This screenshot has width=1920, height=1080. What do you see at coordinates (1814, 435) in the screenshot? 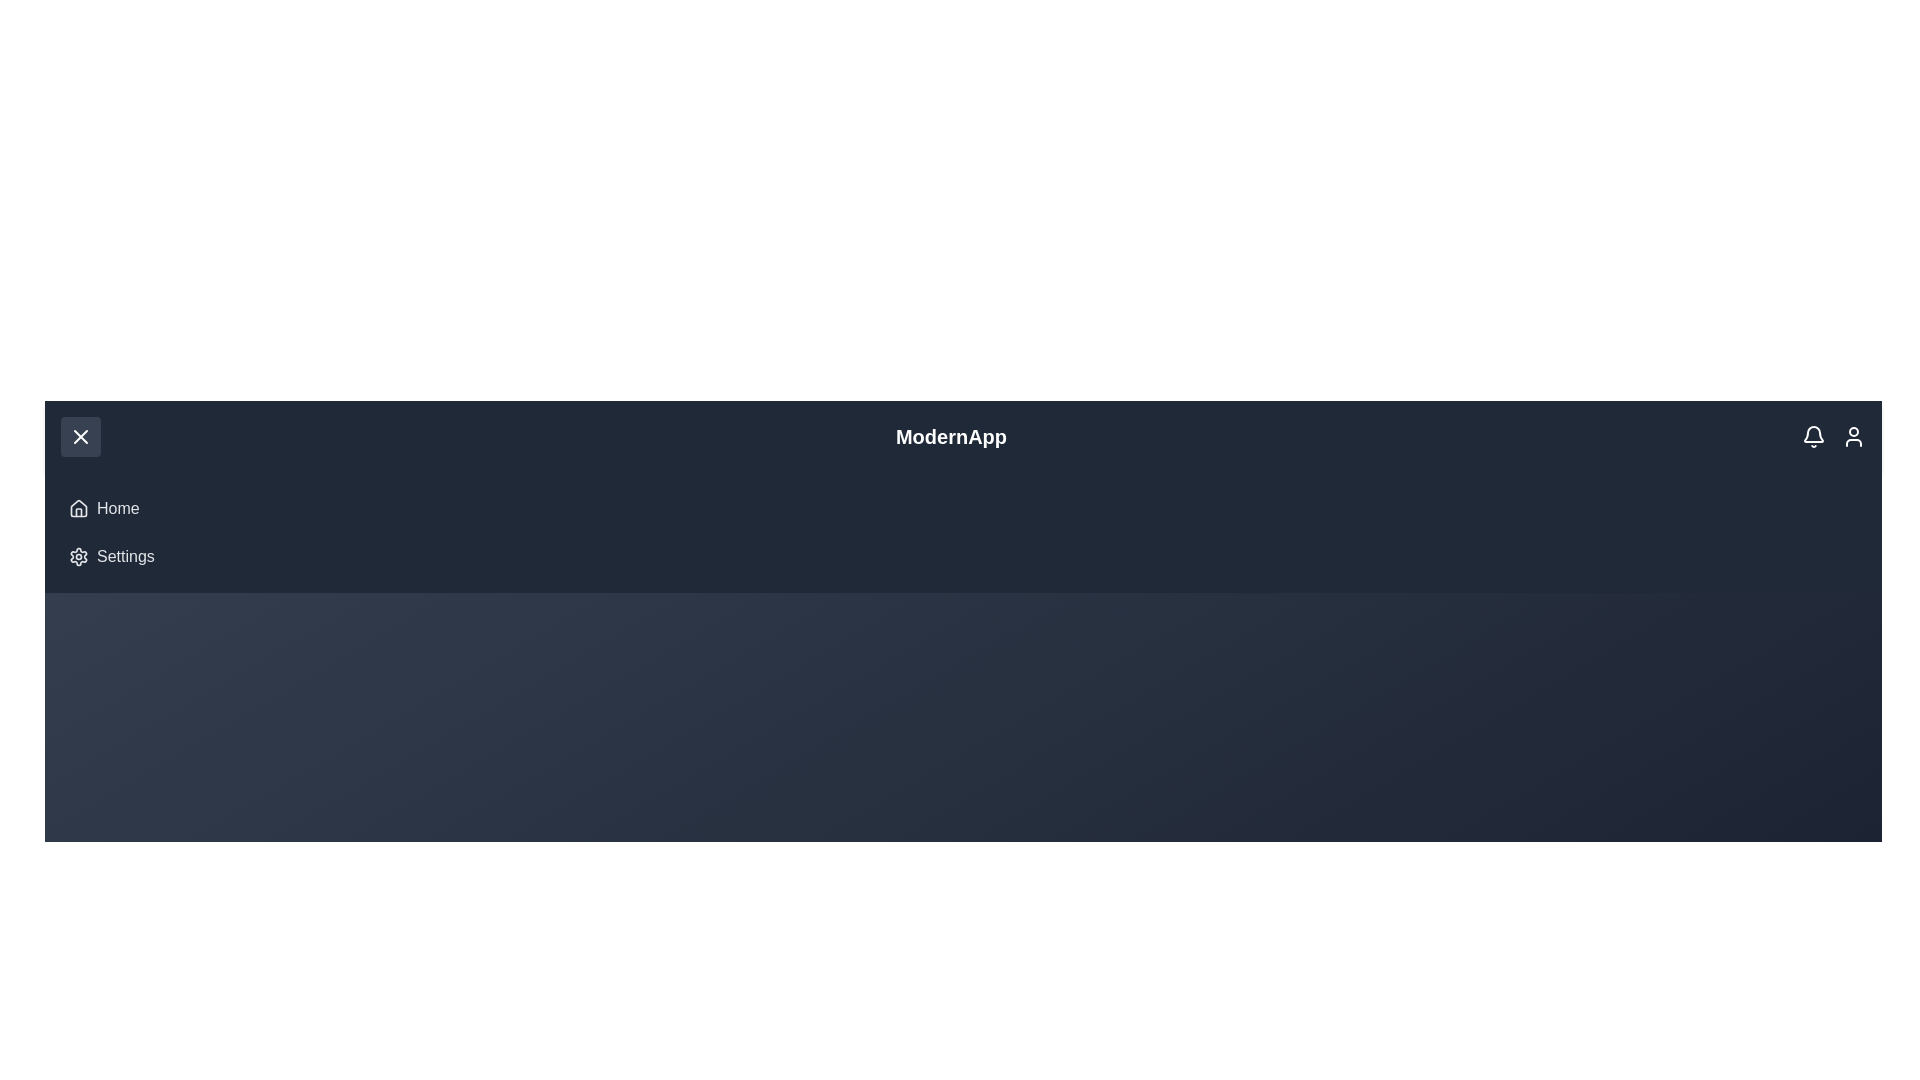
I see `the notification icon to trigger notifications` at bounding box center [1814, 435].